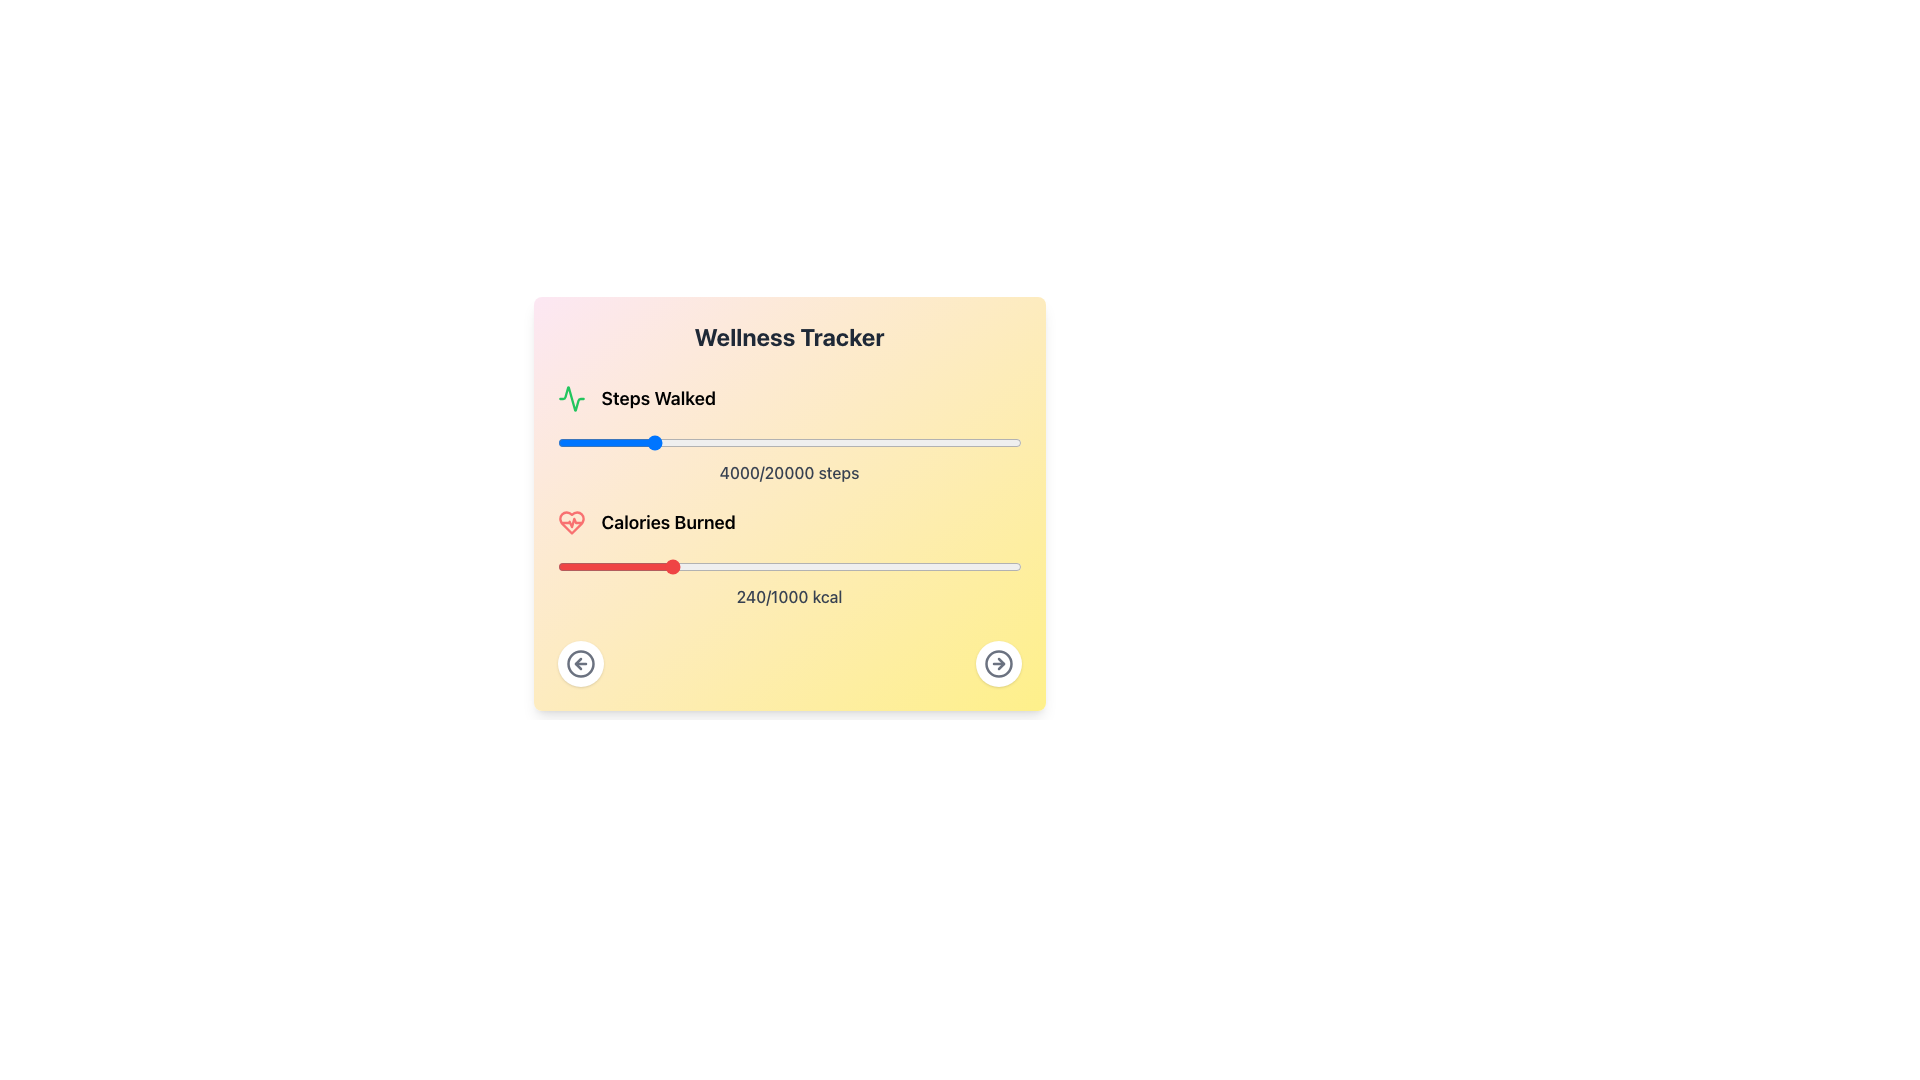  Describe the element at coordinates (998, 663) in the screenshot. I see `the smaller circular SVG element that forms the outer boundary of a circular arrow icon, located in the bottom-right corner of the main UI card, adjacent to a reset or refresh icon` at that location.